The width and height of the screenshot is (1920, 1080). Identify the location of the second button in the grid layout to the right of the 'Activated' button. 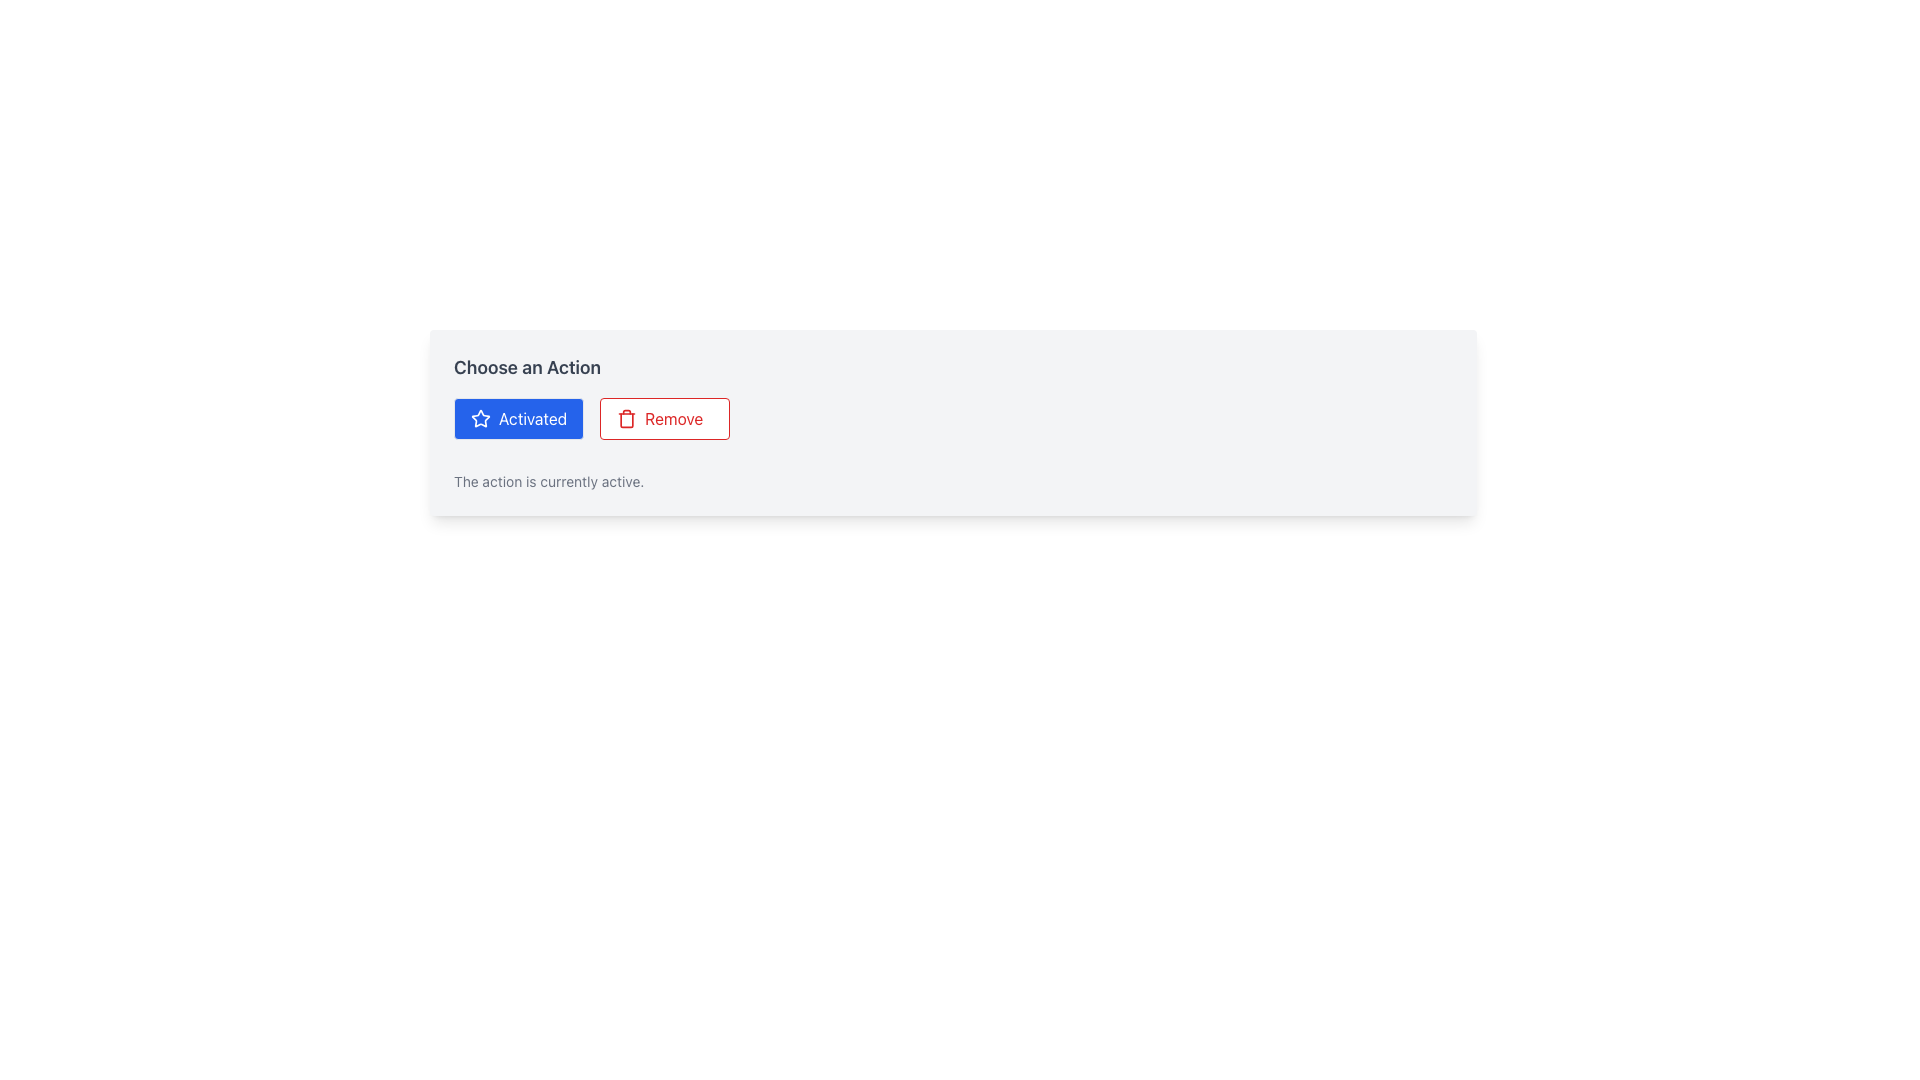
(665, 418).